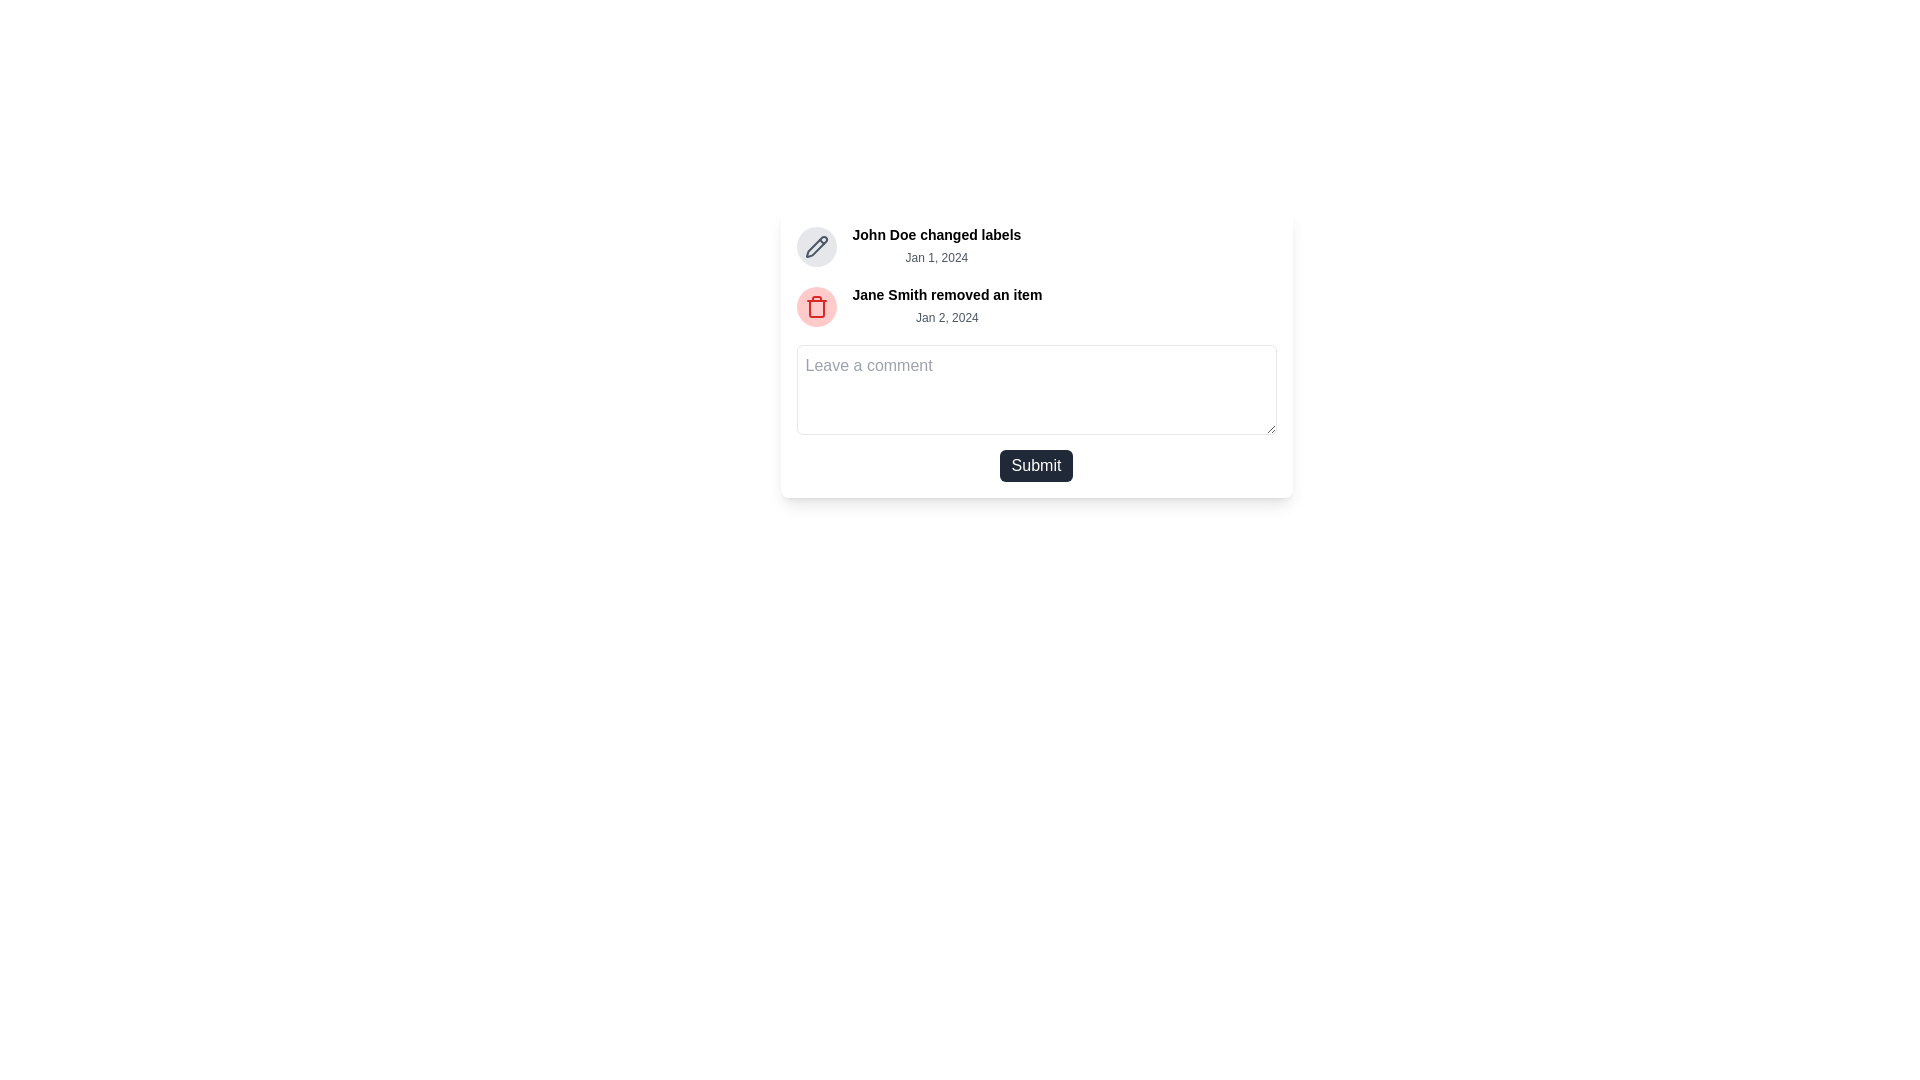 This screenshot has height=1080, width=1920. Describe the element at coordinates (816, 245) in the screenshot. I see `the pencil-like icon used for editing or writing located on the left side of the notification or activity item row` at that location.